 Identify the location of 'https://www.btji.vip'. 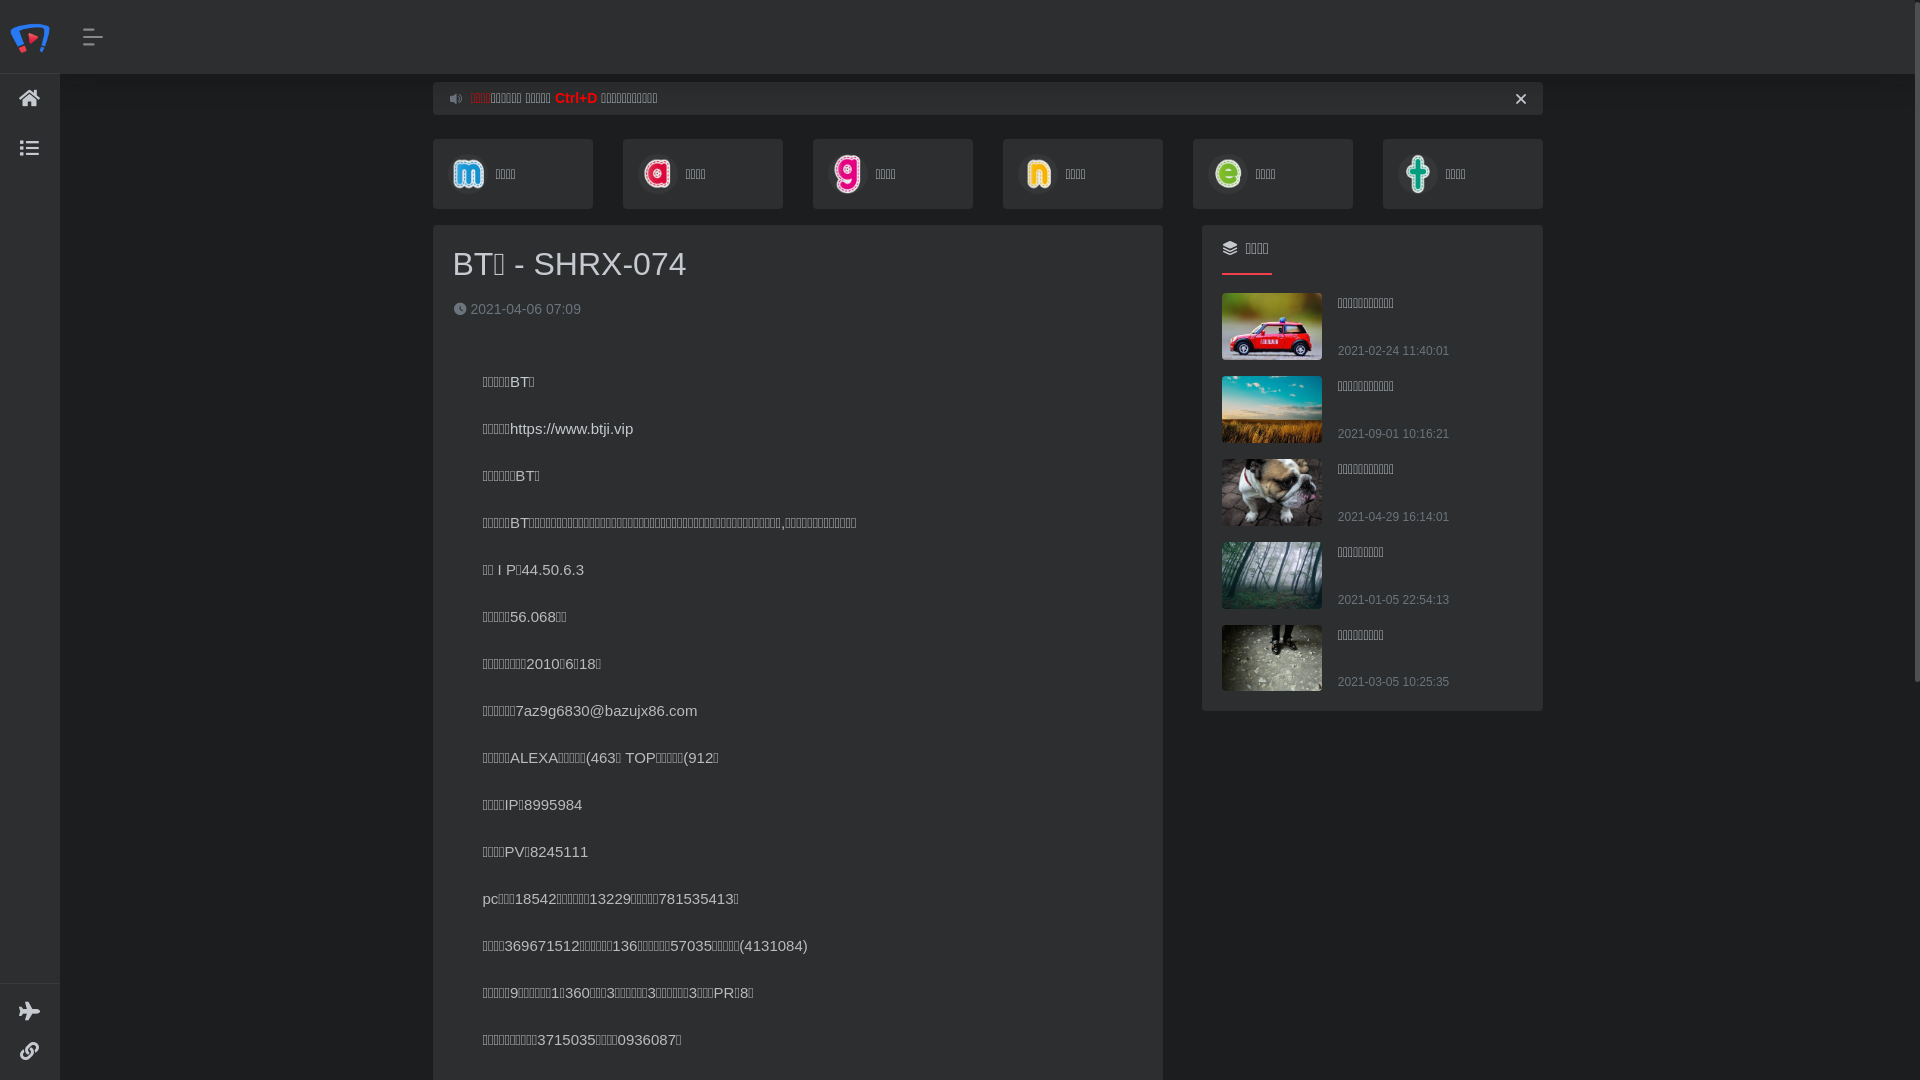
(570, 427).